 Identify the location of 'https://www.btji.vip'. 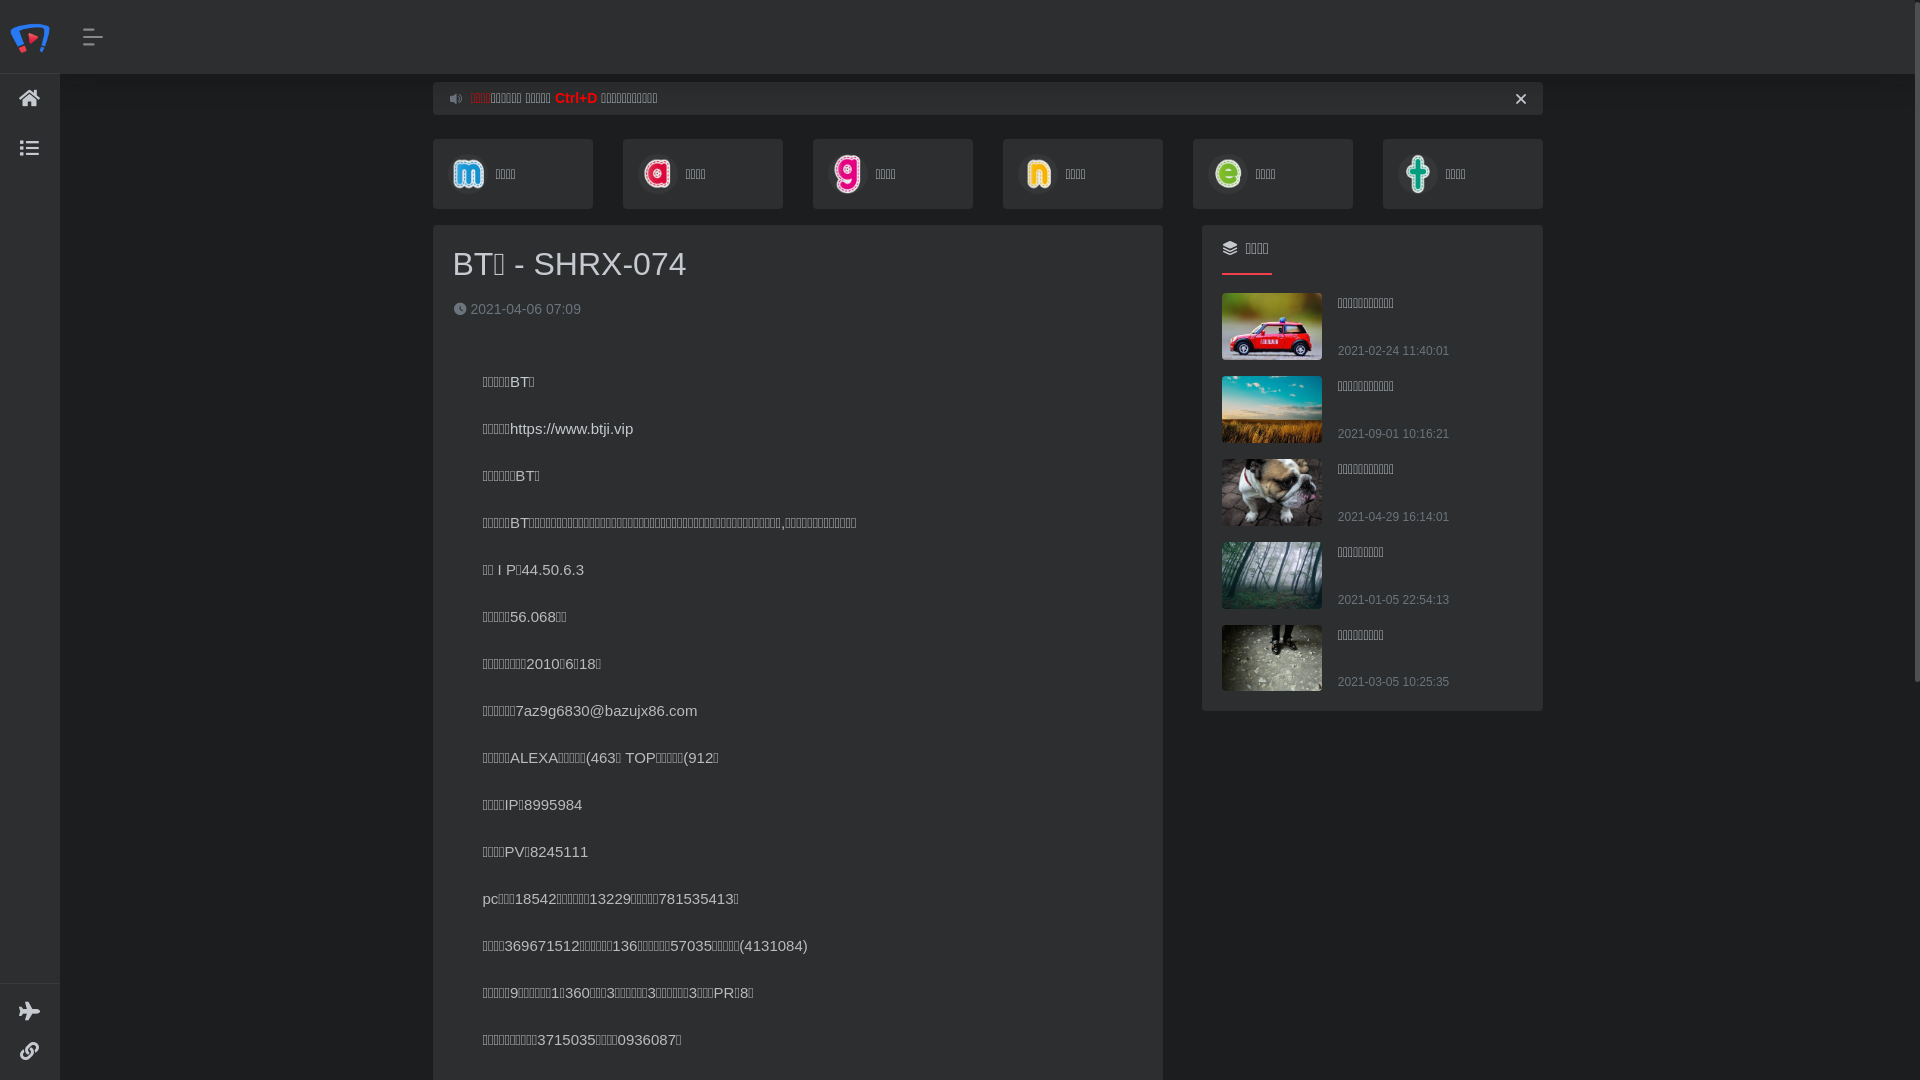
(570, 427).